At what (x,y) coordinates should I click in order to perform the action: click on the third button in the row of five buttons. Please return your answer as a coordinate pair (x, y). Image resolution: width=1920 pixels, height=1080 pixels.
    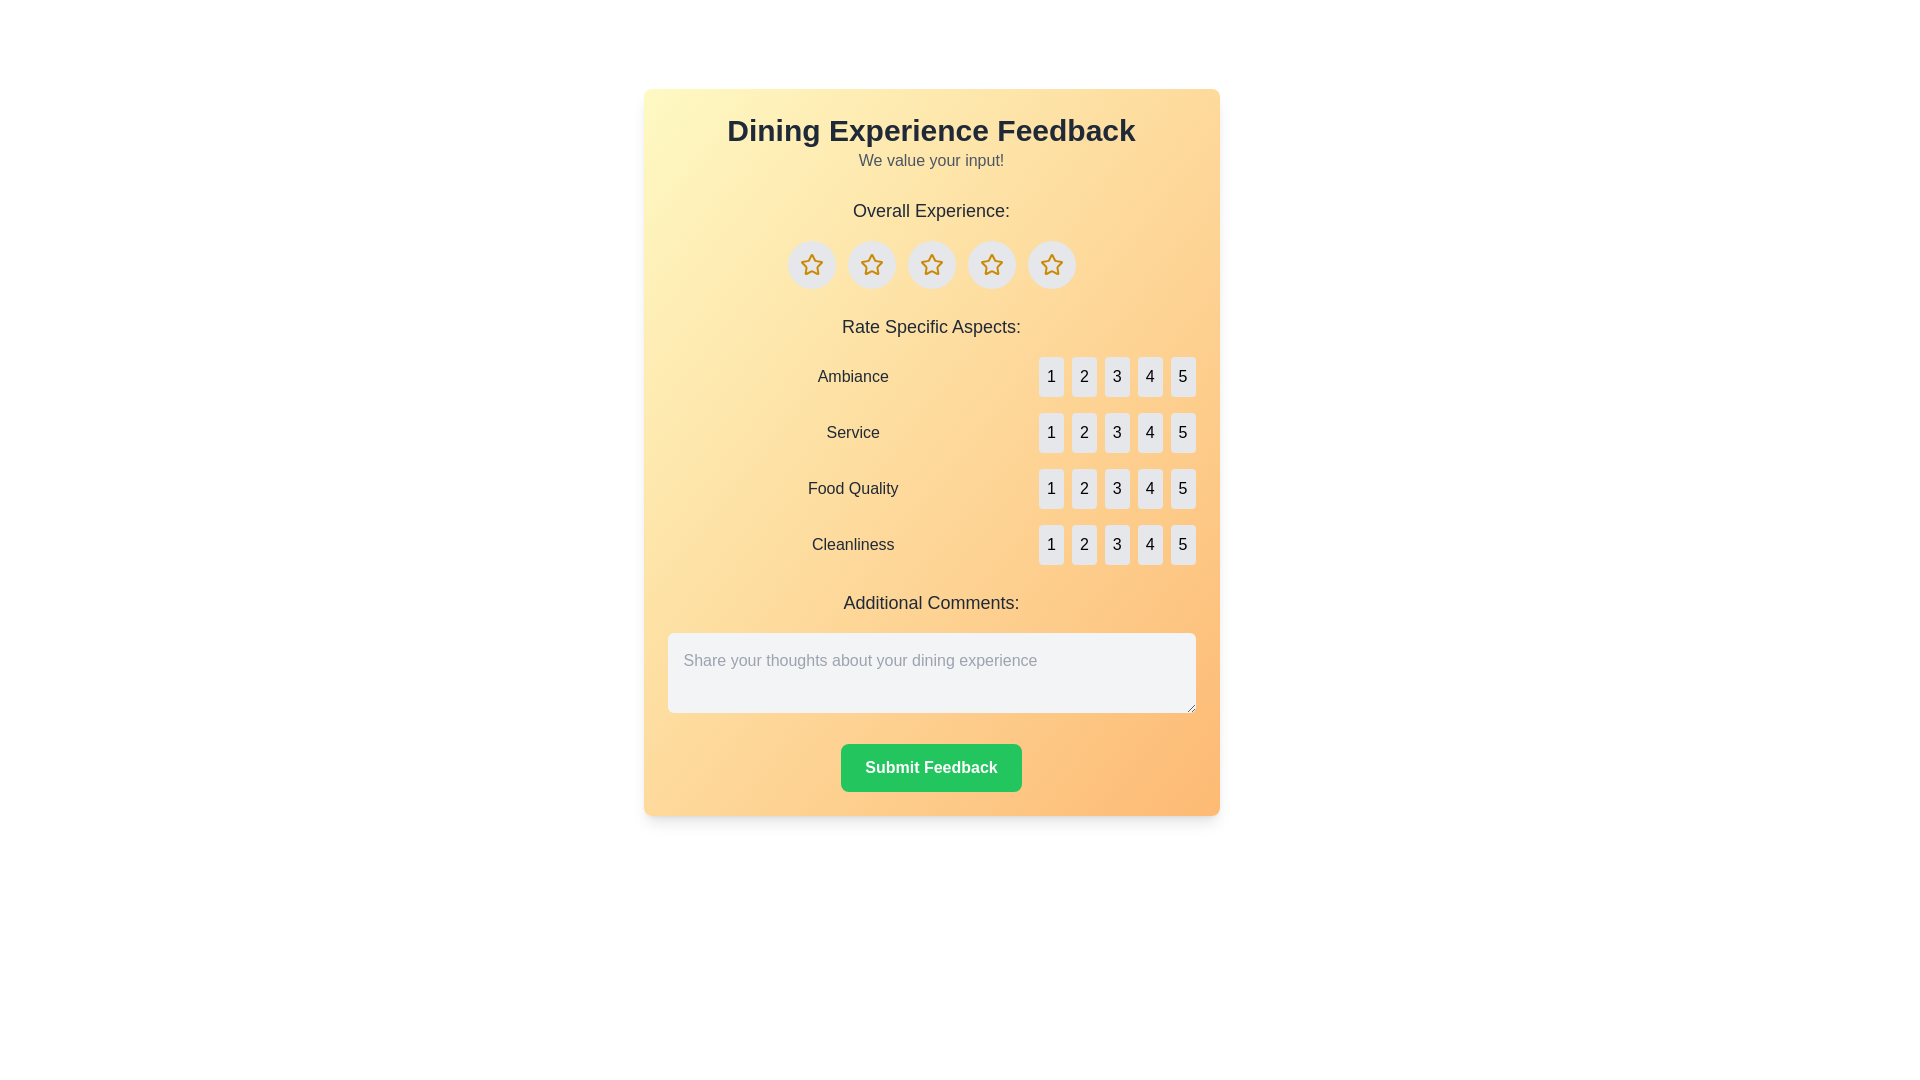
    Looking at the image, I should click on (1116, 489).